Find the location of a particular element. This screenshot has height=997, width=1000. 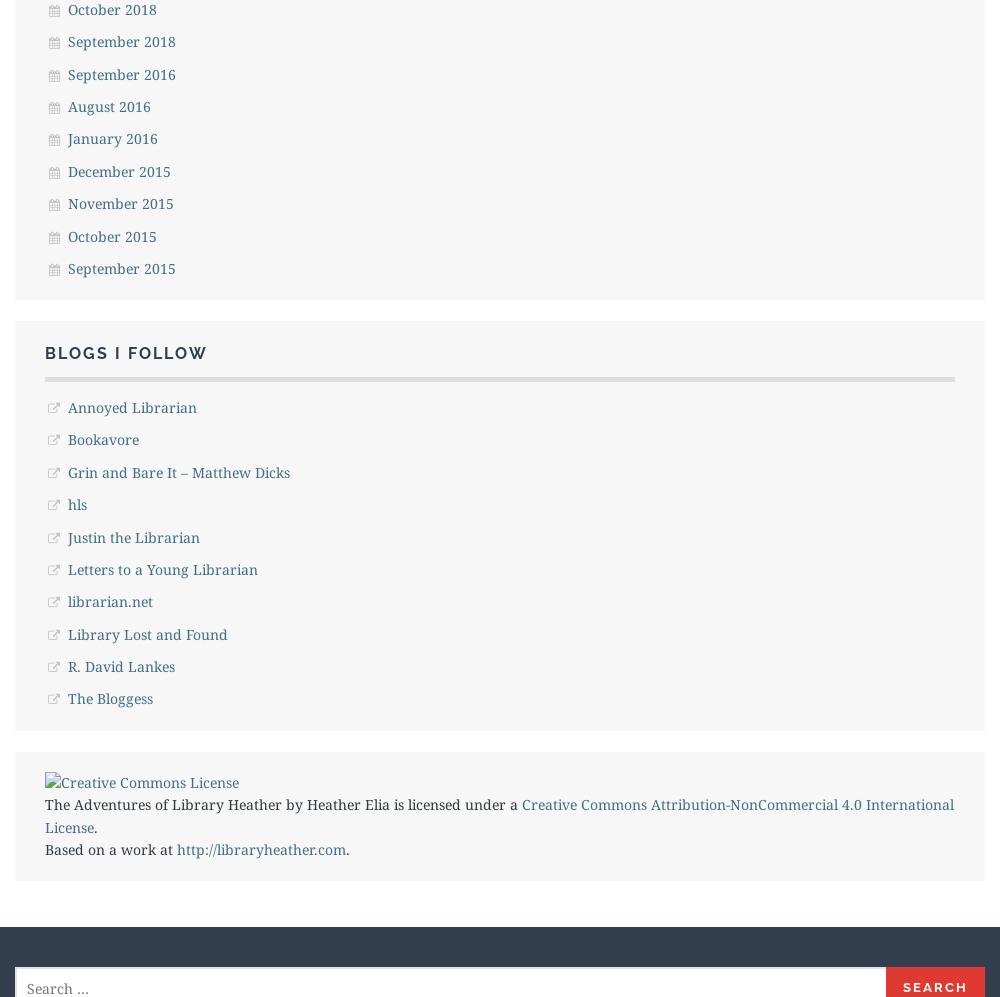

'Creative Commons Attribution-NonCommercial 4.0 International License' is located at coordinates (498, 814).